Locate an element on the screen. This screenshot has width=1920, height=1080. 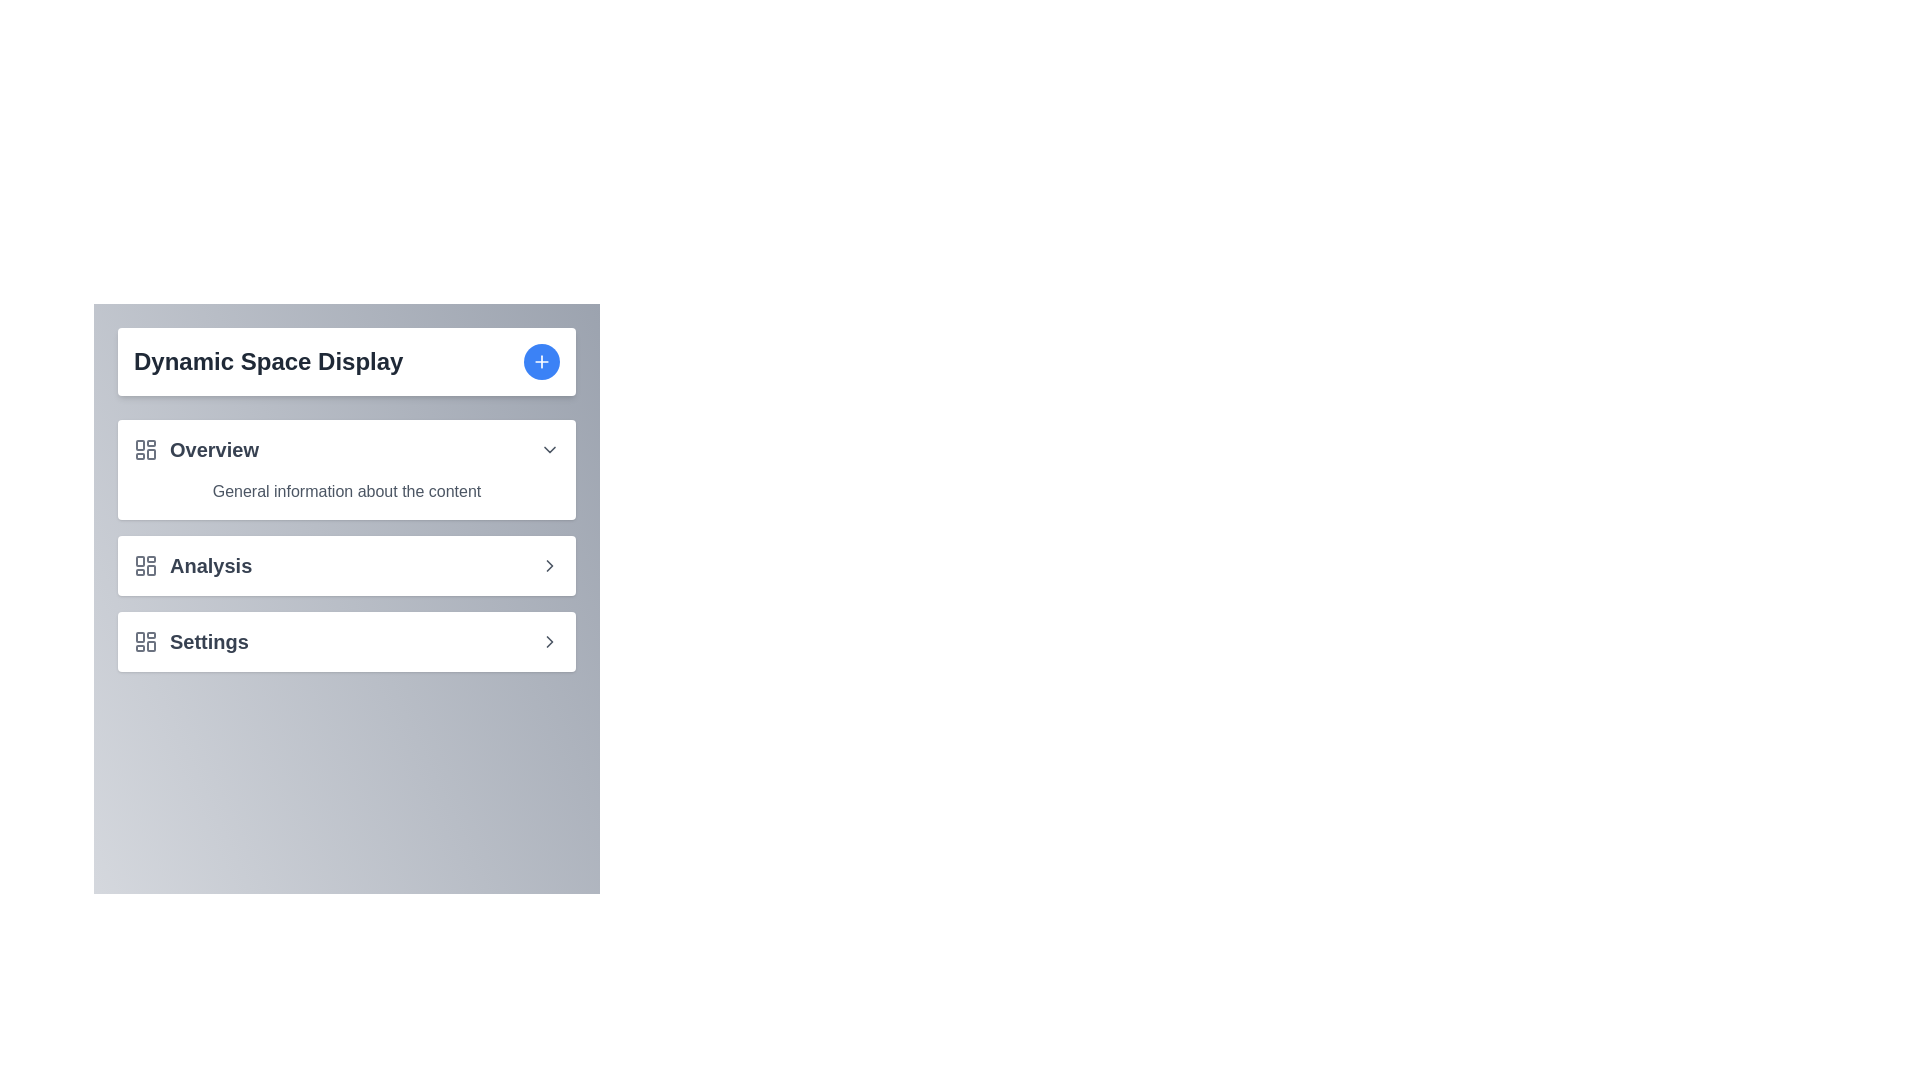
the Navigation link with an icon and text label leading to the overview section is located at coordinates (196, 450).